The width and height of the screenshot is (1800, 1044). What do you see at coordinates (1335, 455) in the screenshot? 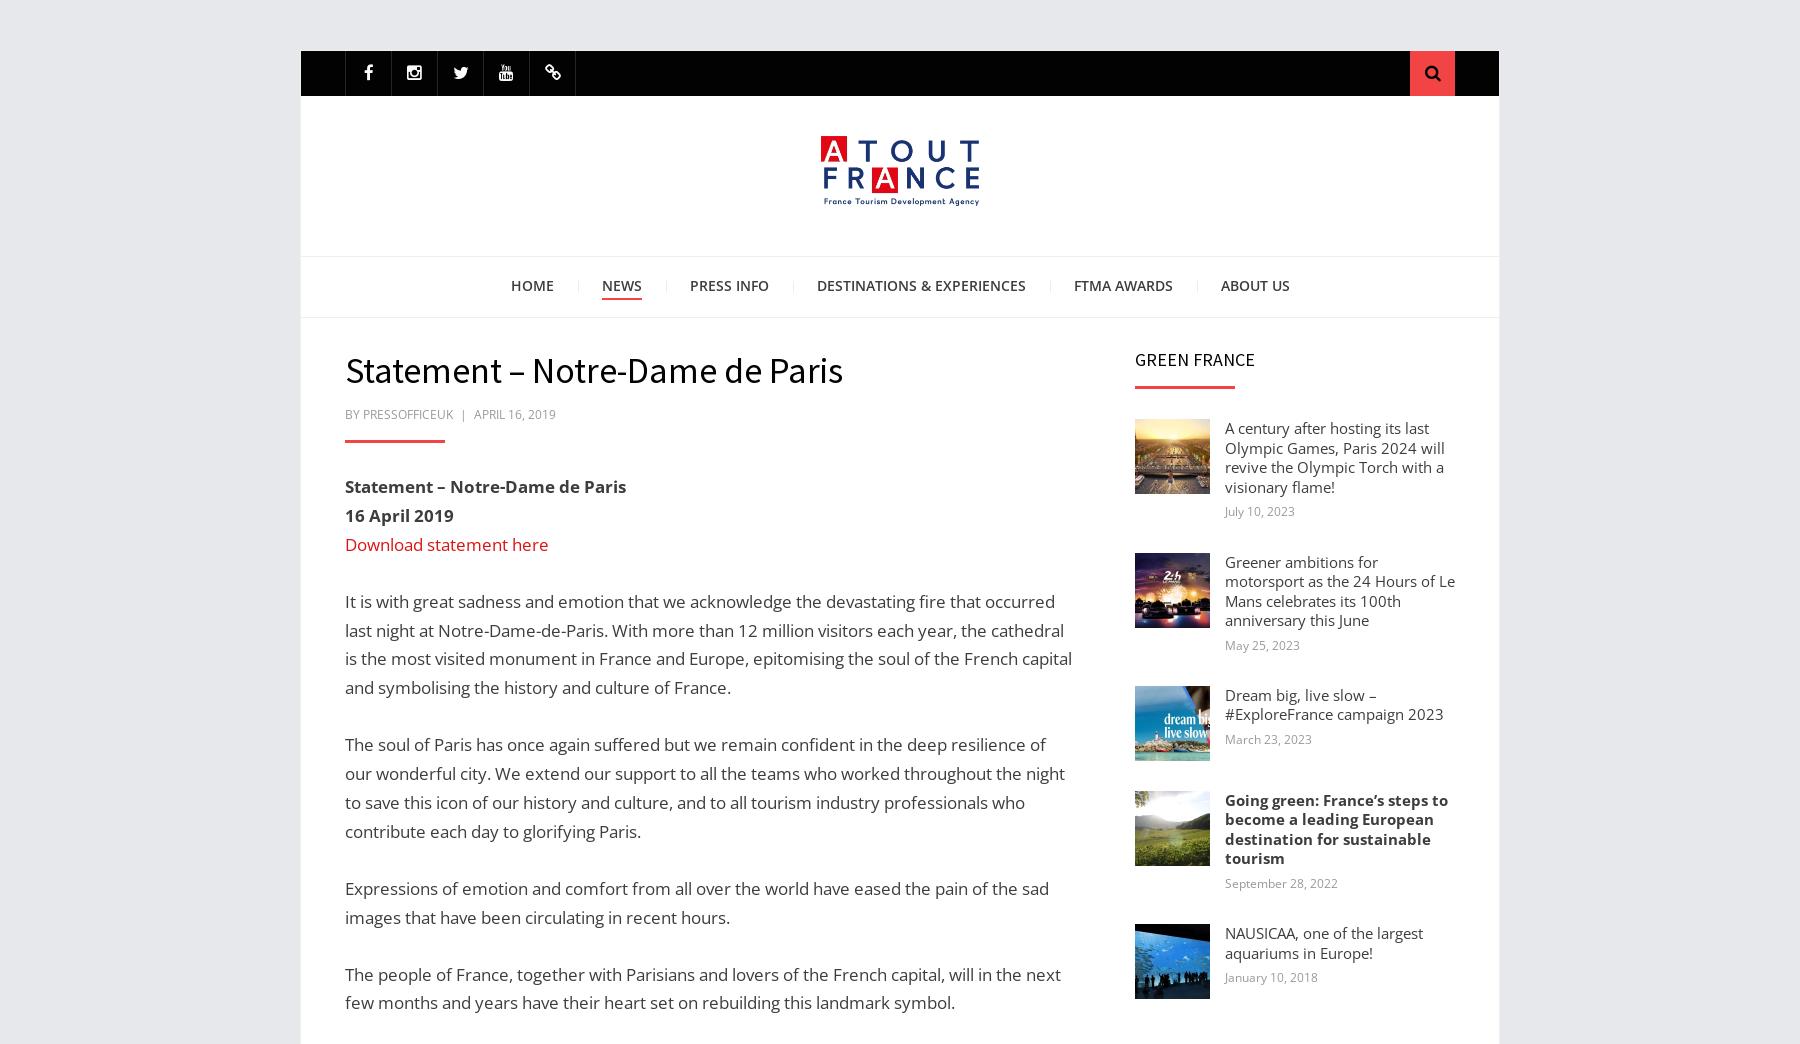
I see `'A century after hosting its last Olympic Games, Paris 2024 will revive the Olympic Torch with a visionary flame!'` at bounding box center [1335, 455].